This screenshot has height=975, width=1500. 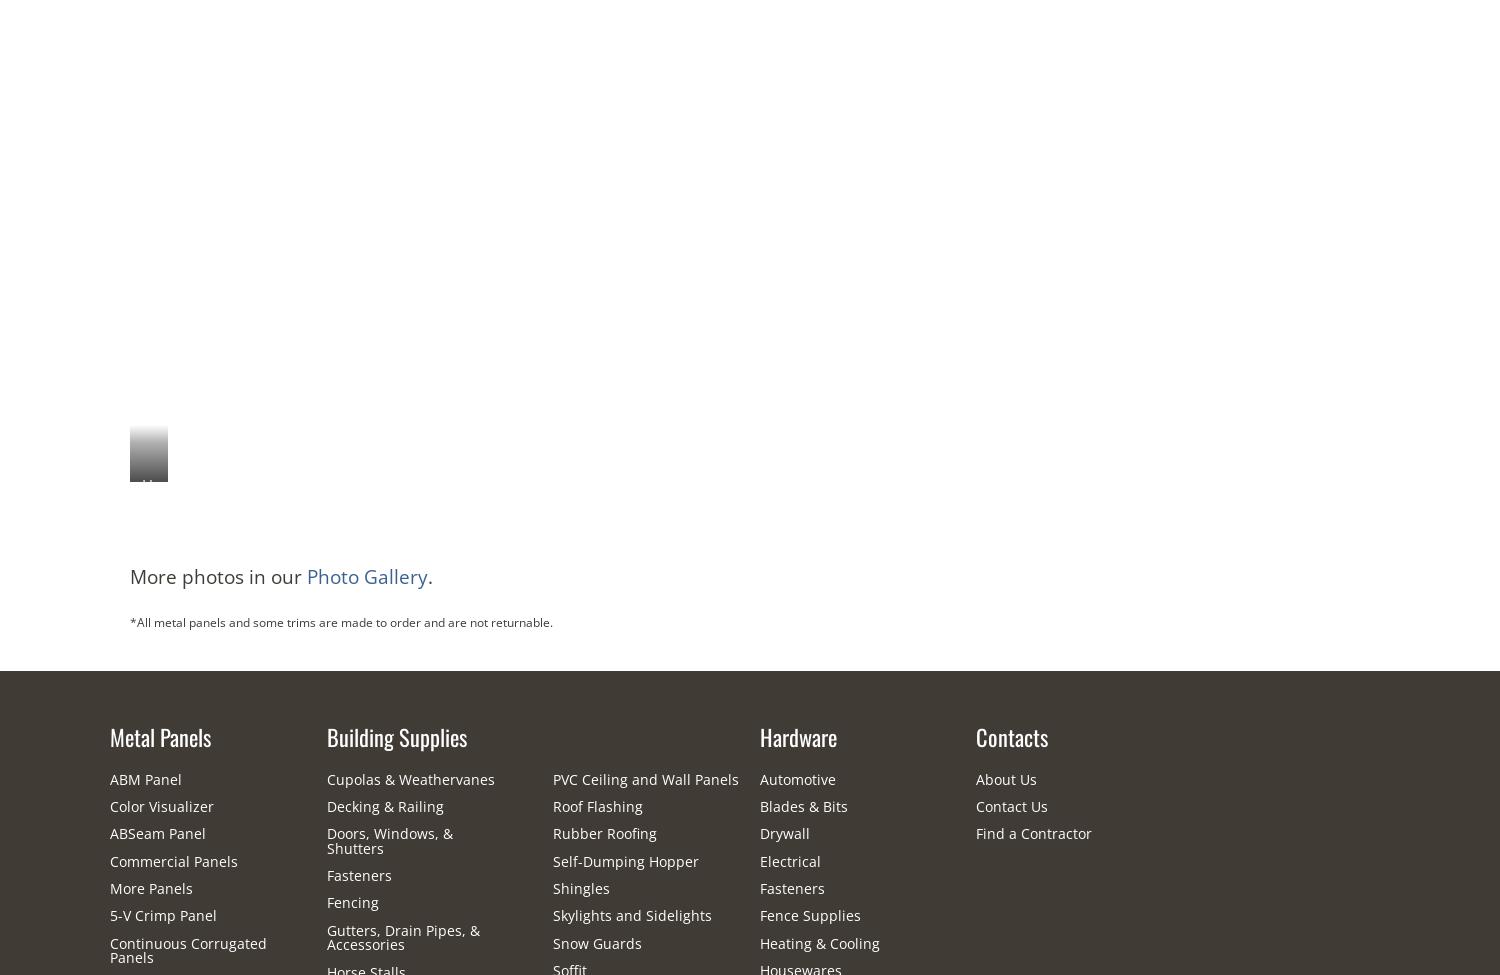 I want to click on 'House with Textured Charcoal ABM Panel', so click(x=171, y=560).